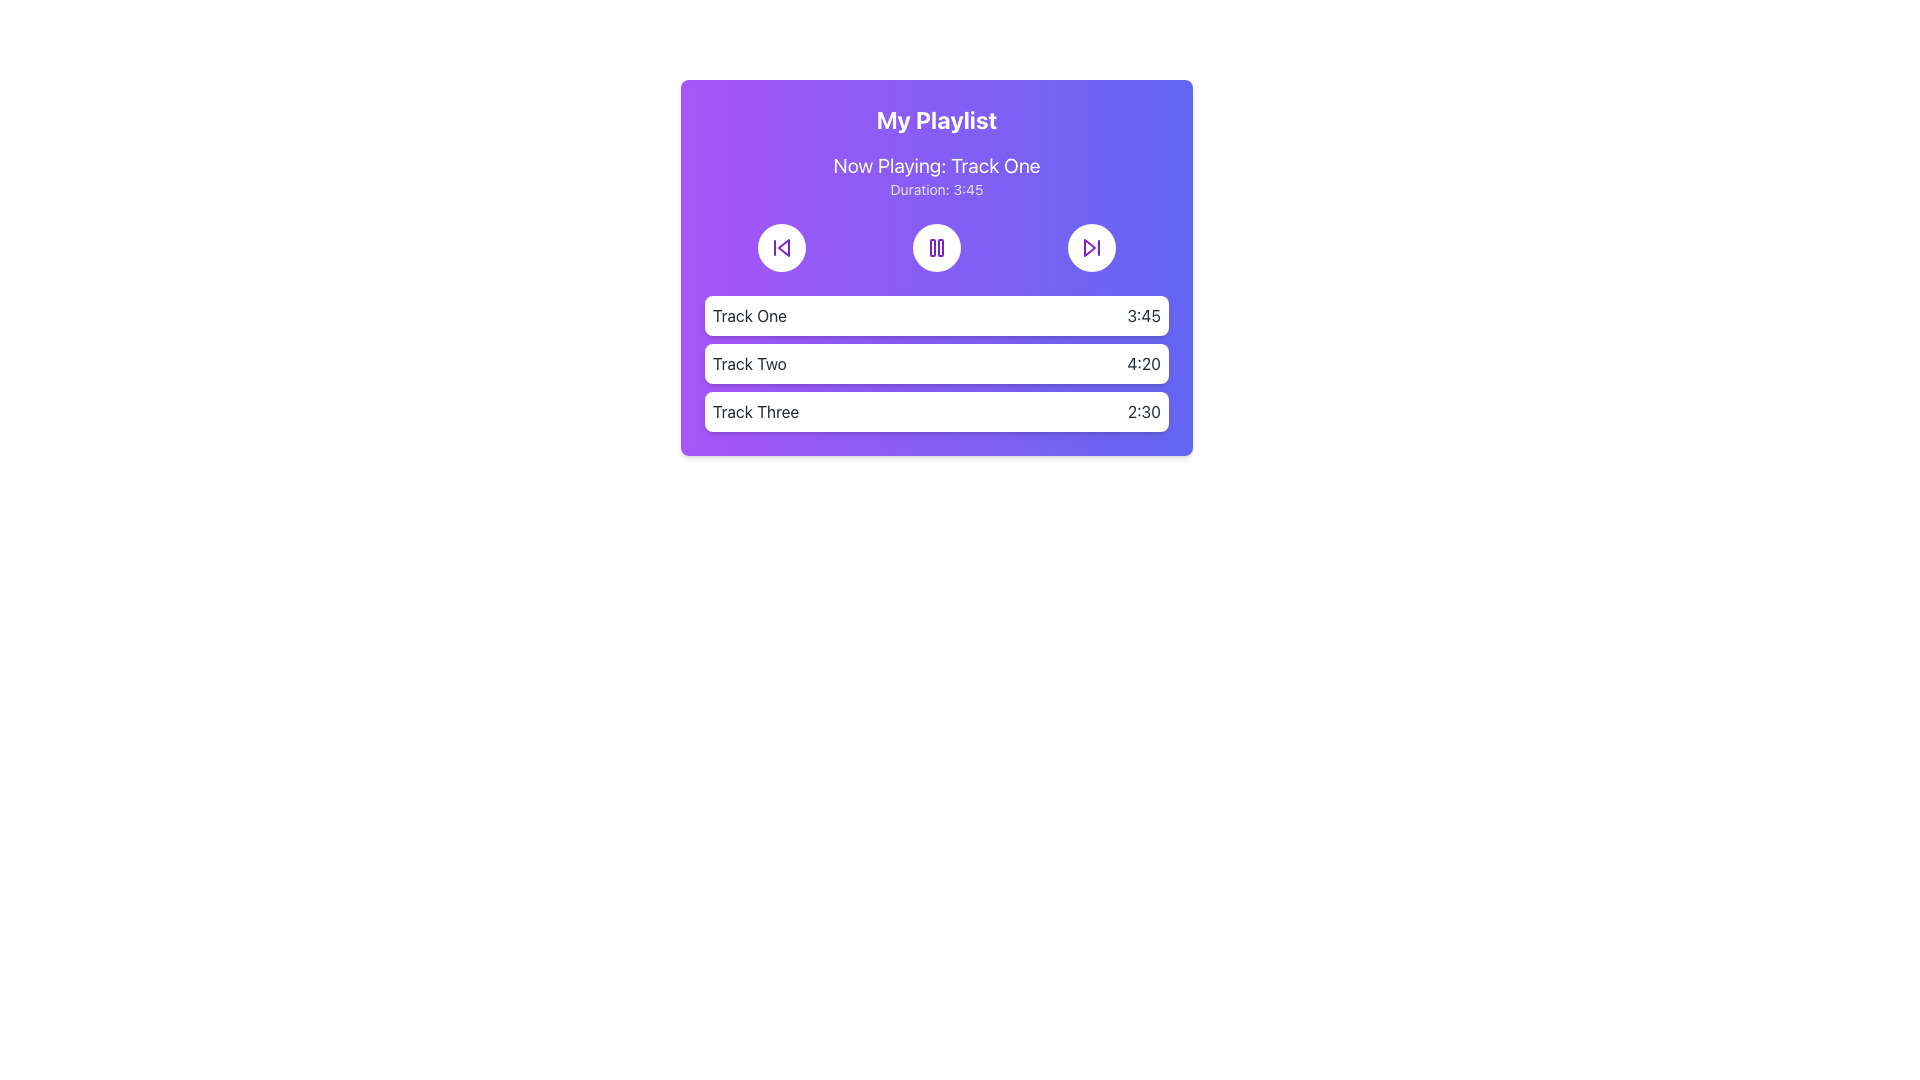 The width and height of the screenshot is (1920, 1080). What do you see at coordinates (783, 246) in the screenshot?
I see `the right triangular inner part of the left-most button in the purple-themed card, located adjacent to the 'My Playlist' title` at bounding box center [783, 246].